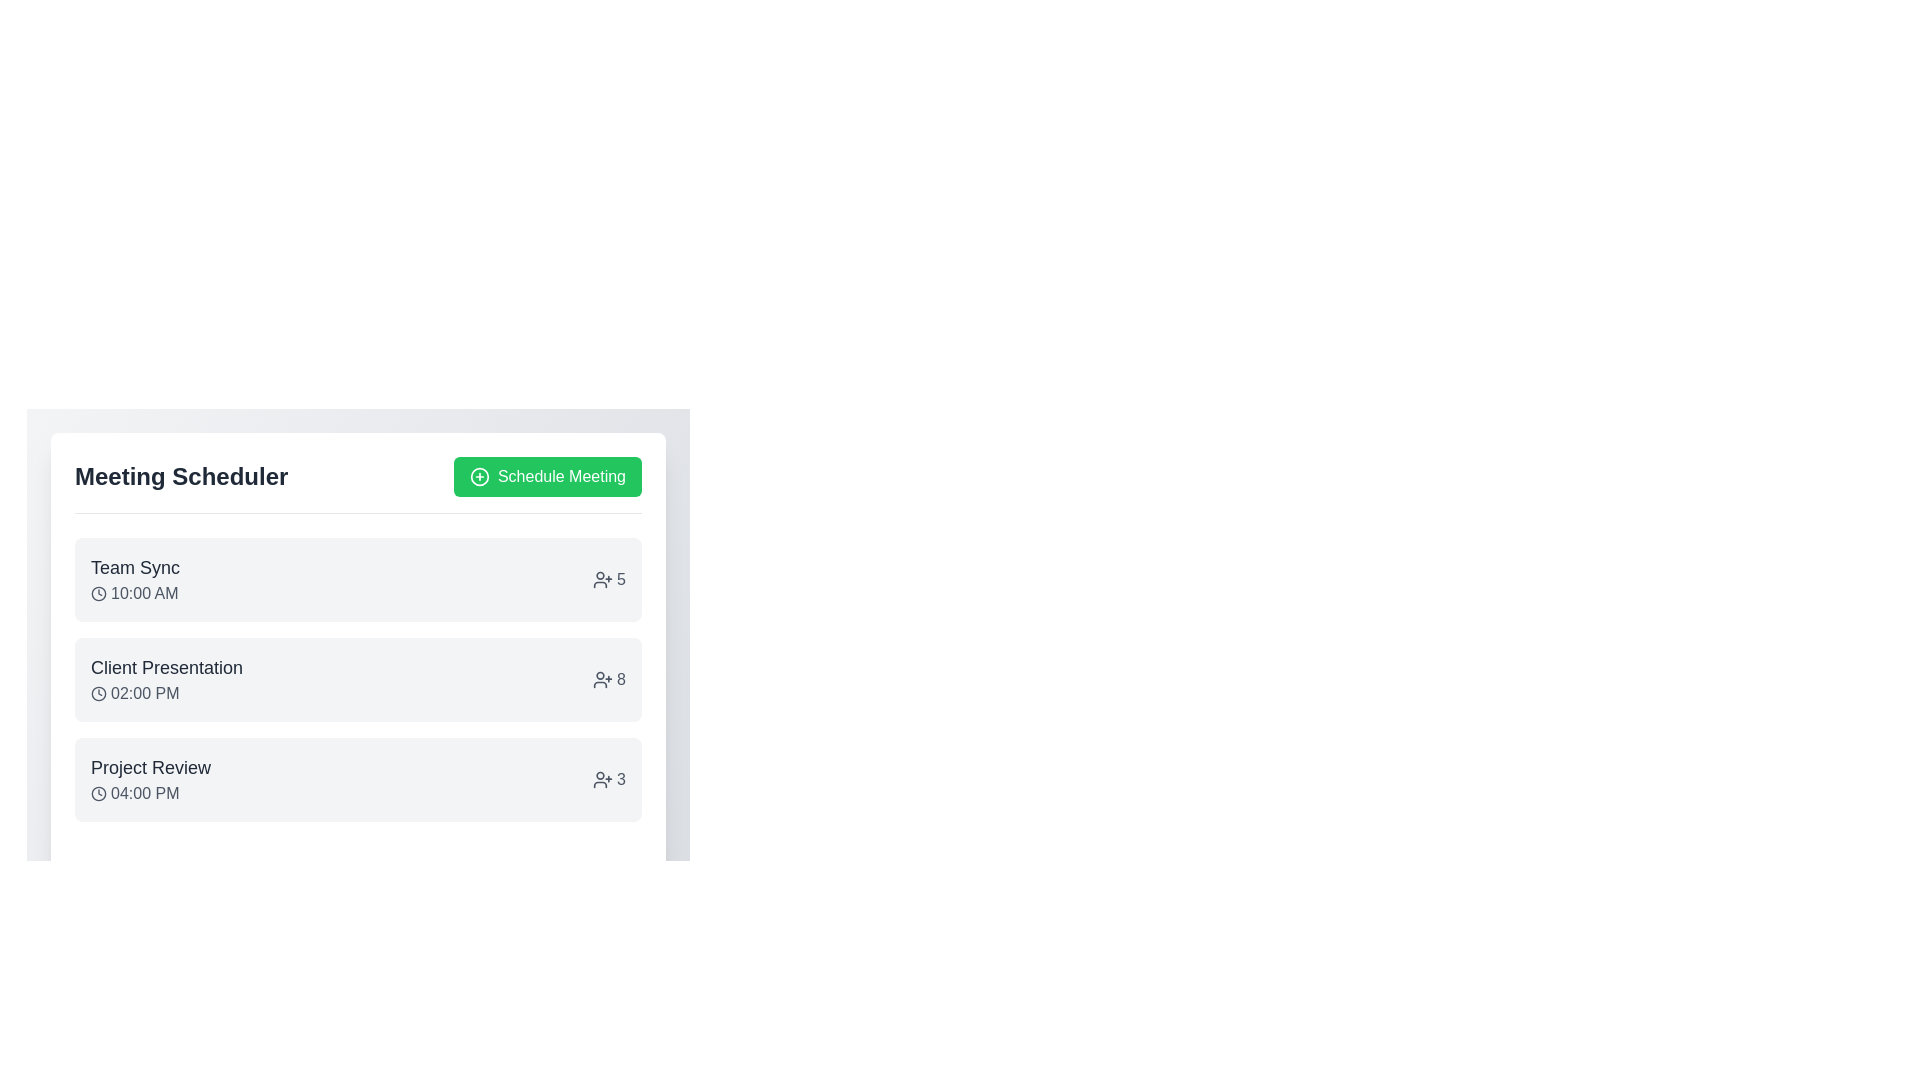  I want to click on the icon representing the start time for 'Team Sync', located to the immediate left of the text '10:00 AM', so click(98, 593).